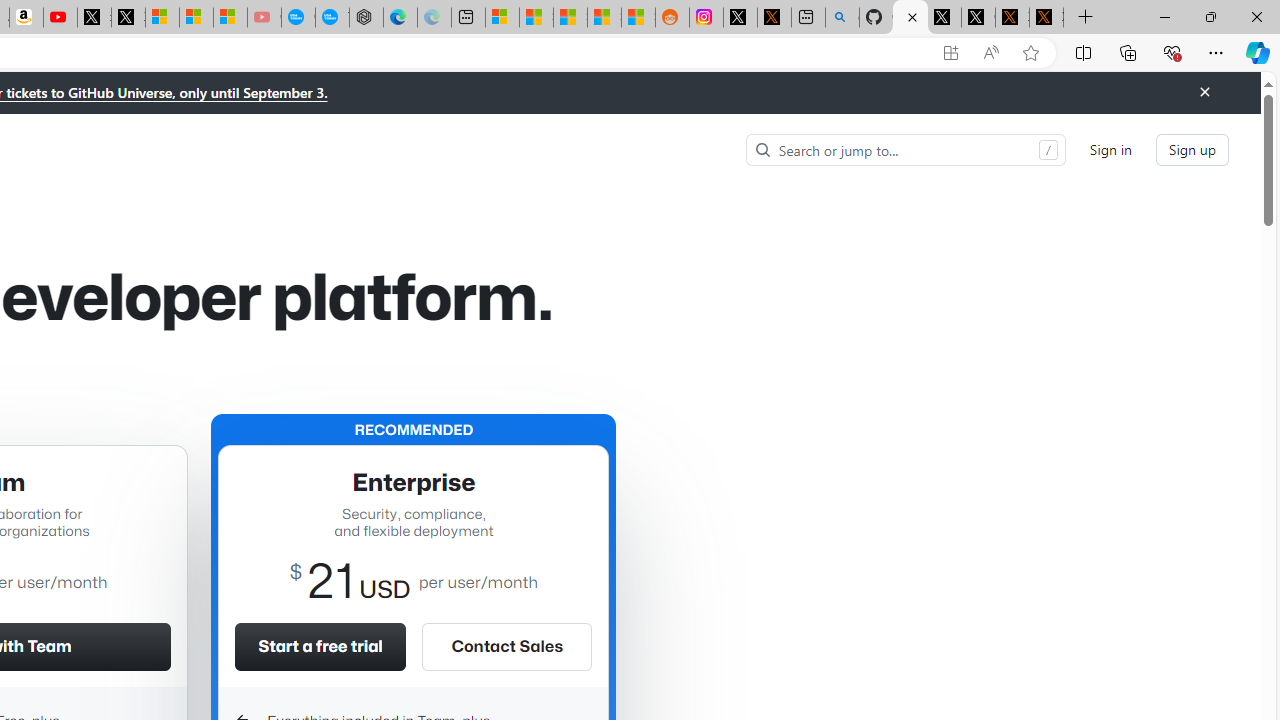 The image size is (1280, 720). Describe the element at coordinates (943, 17) in the screenshot. I see `'Profile / X'` at that location.